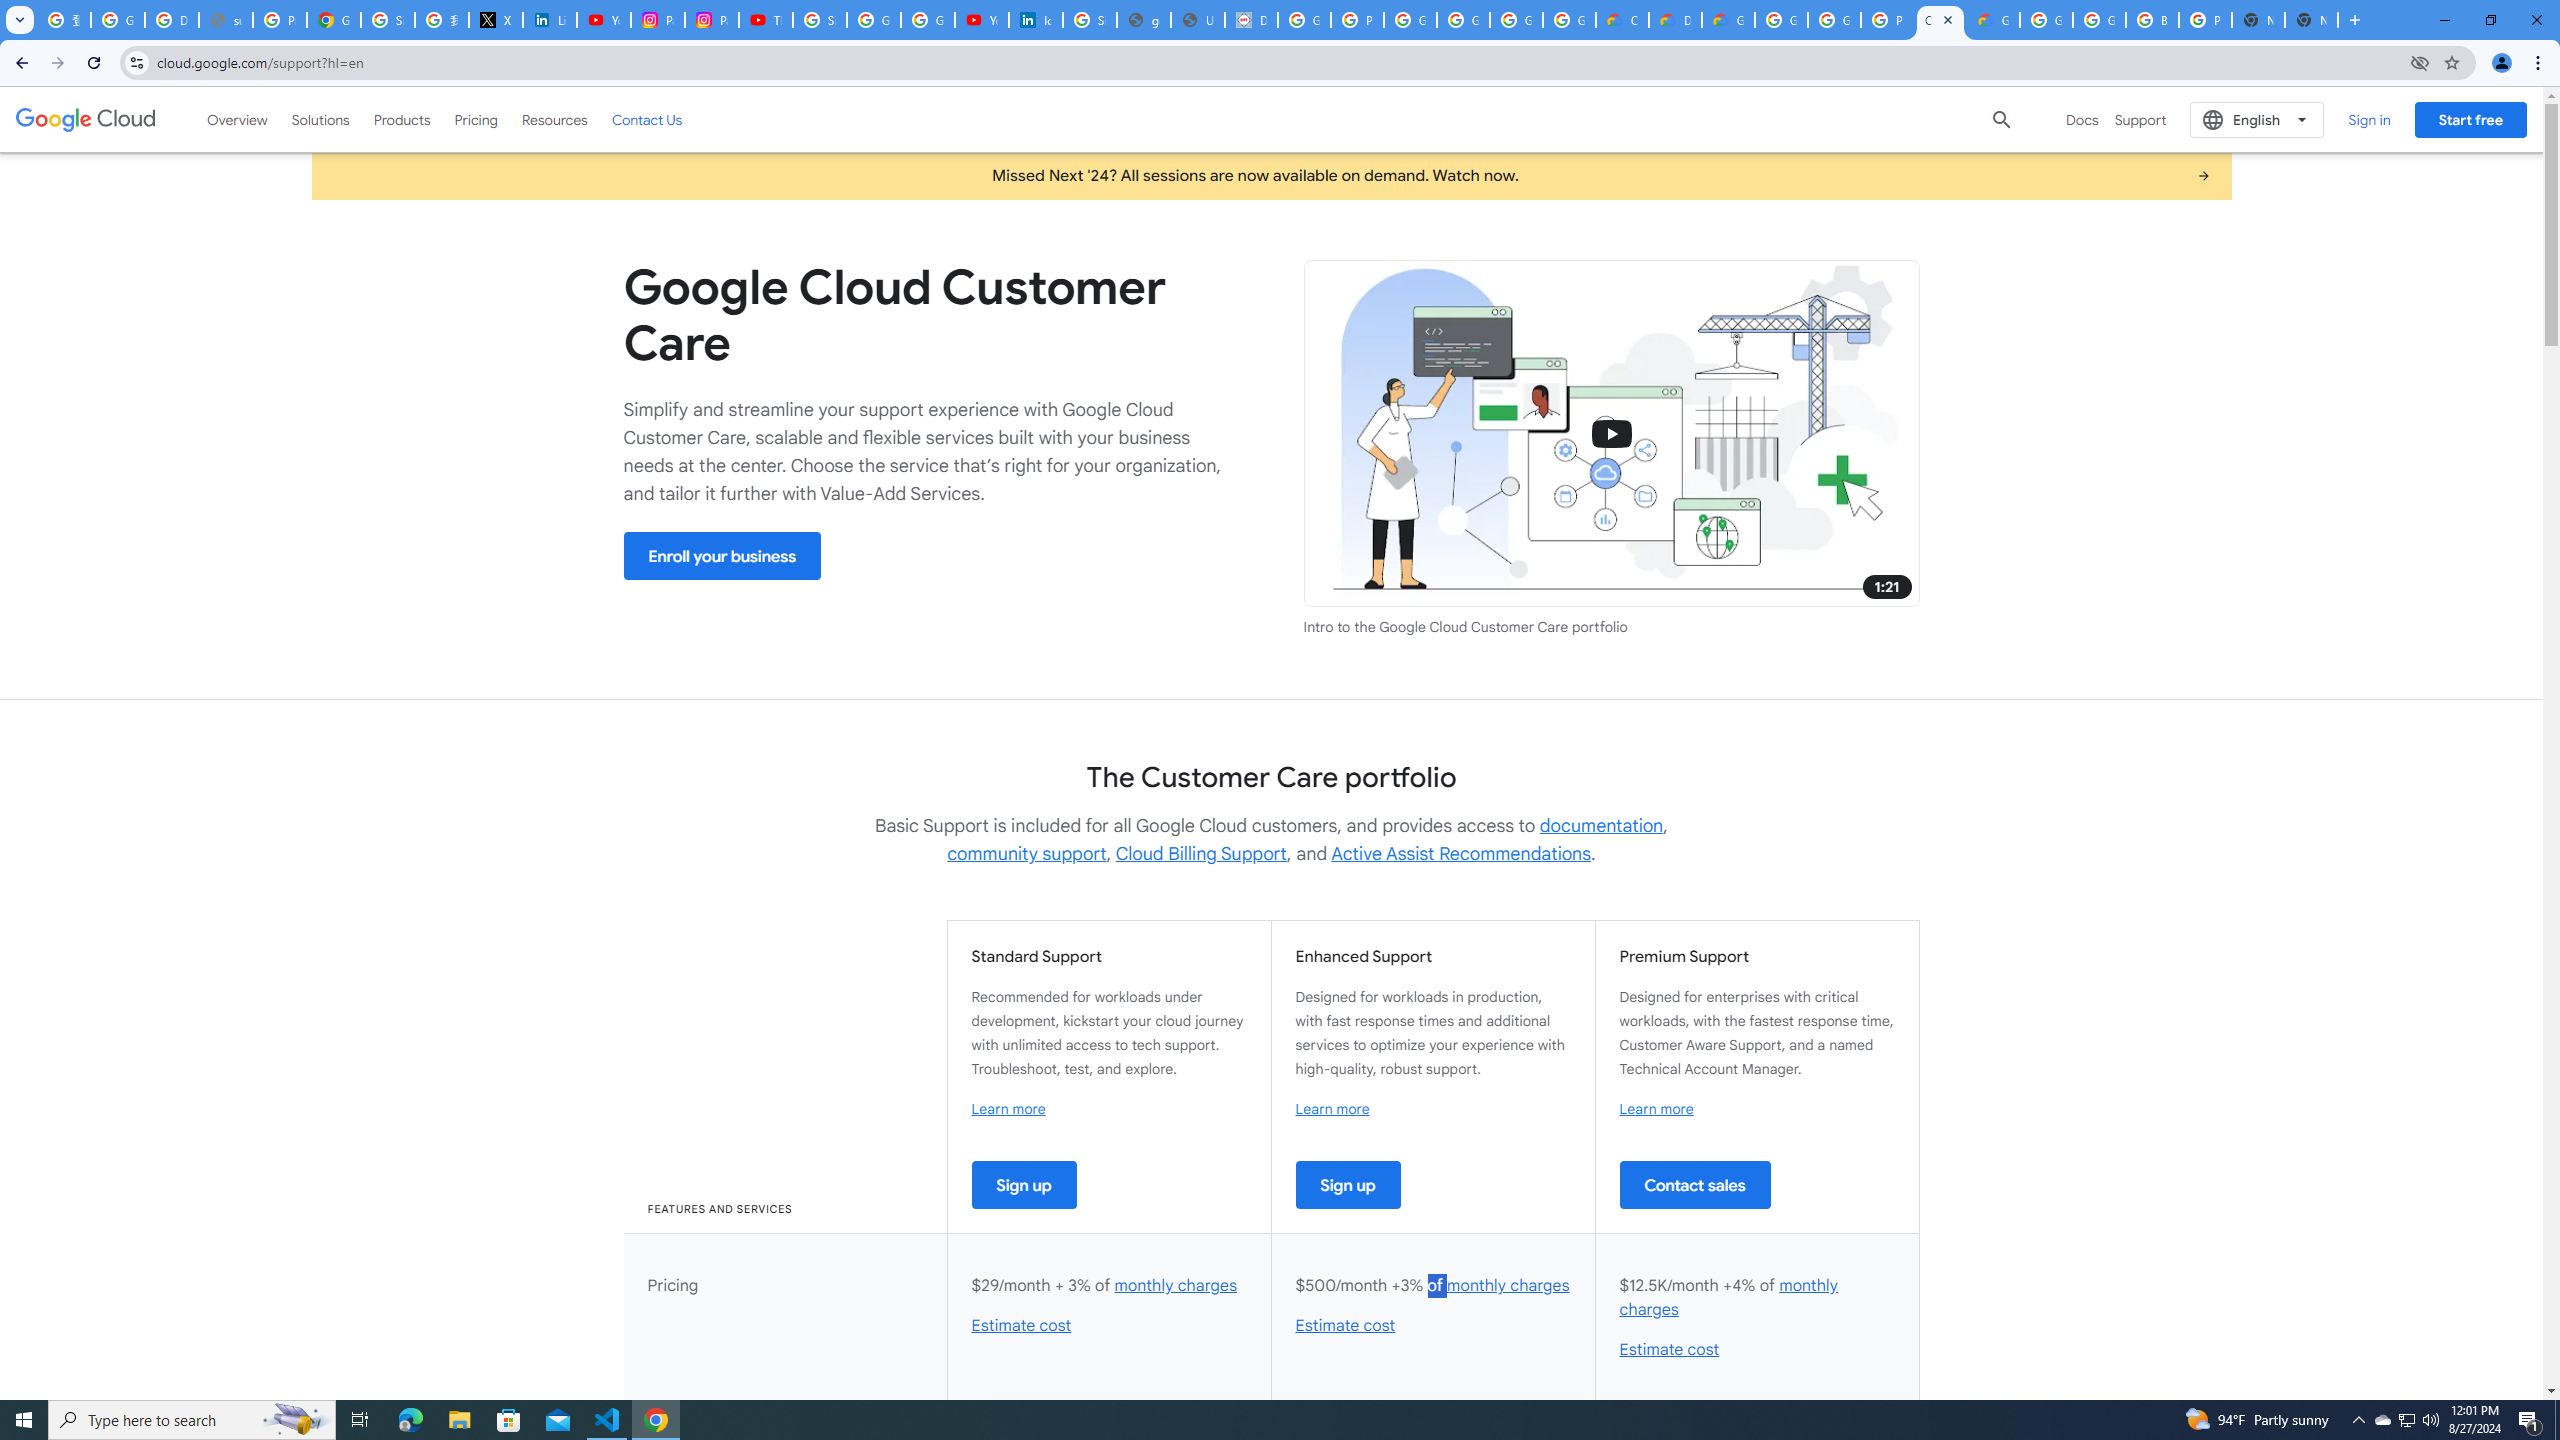 The image size is (2560, 1440). What do you see at coordinates (550, 19) in the screenshot?
I see `'LinkedIn Privacy Policy'` at bounding box center [550, 19].